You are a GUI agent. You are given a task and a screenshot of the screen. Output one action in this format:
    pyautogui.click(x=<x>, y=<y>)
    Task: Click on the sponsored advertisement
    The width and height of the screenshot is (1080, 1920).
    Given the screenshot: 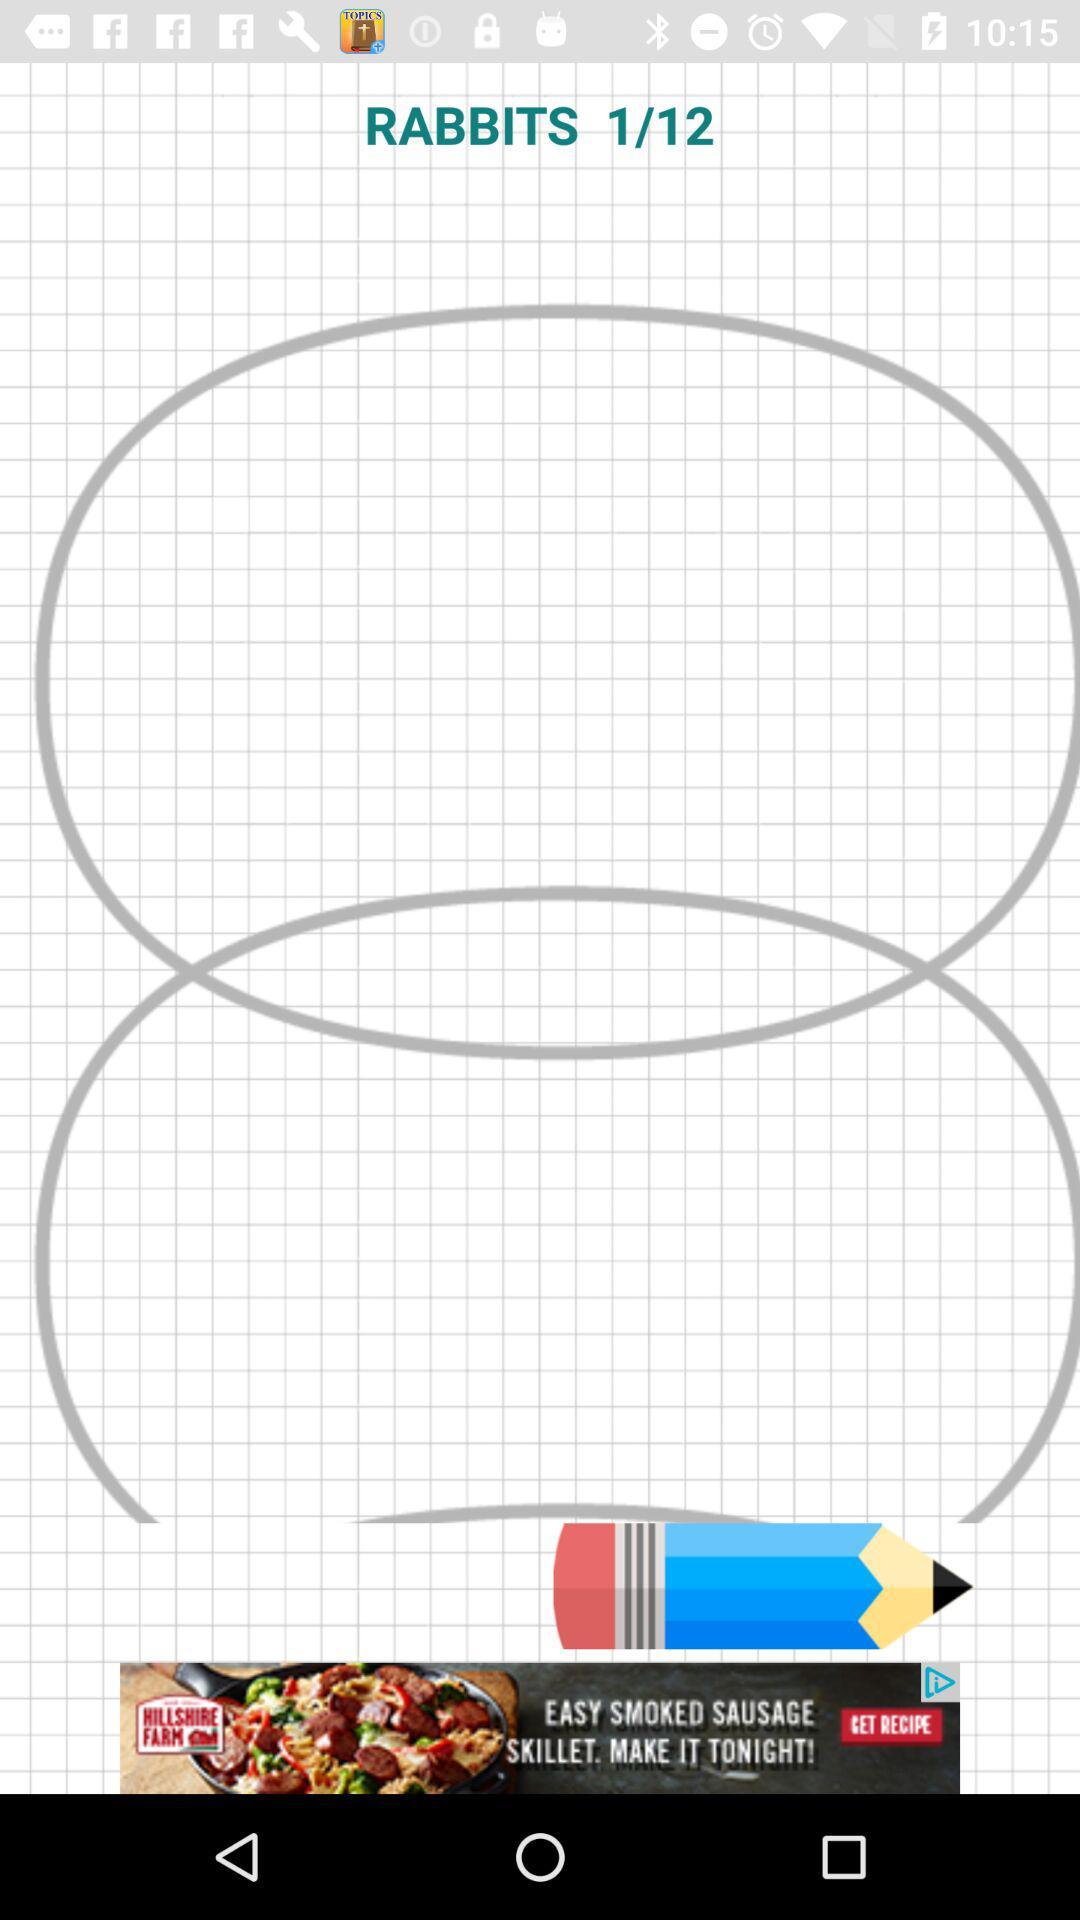 What is the action you would take?
    pyautogui.click(x=540, y=1727)
    